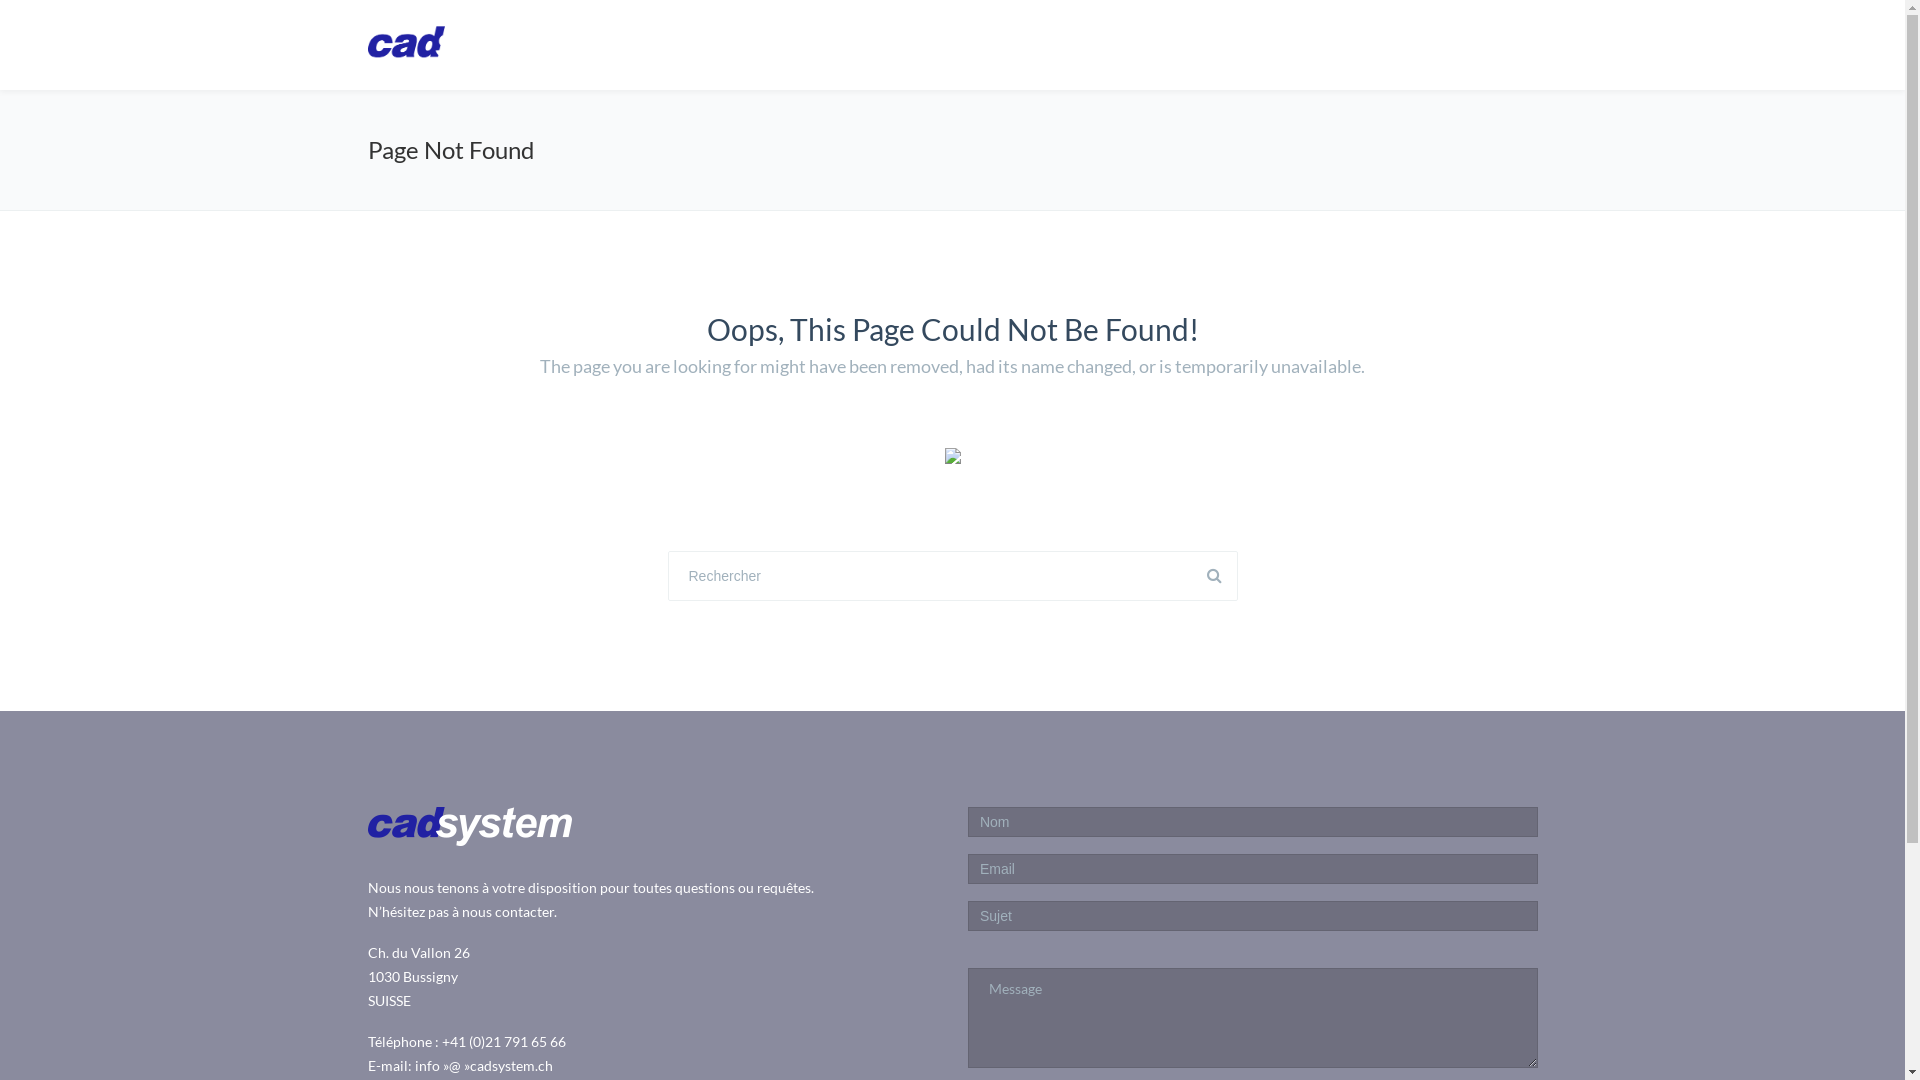  Describe the element at coordinates (469, 45) in the screenshot. I see `'www.cad-system.ch'` at that location.